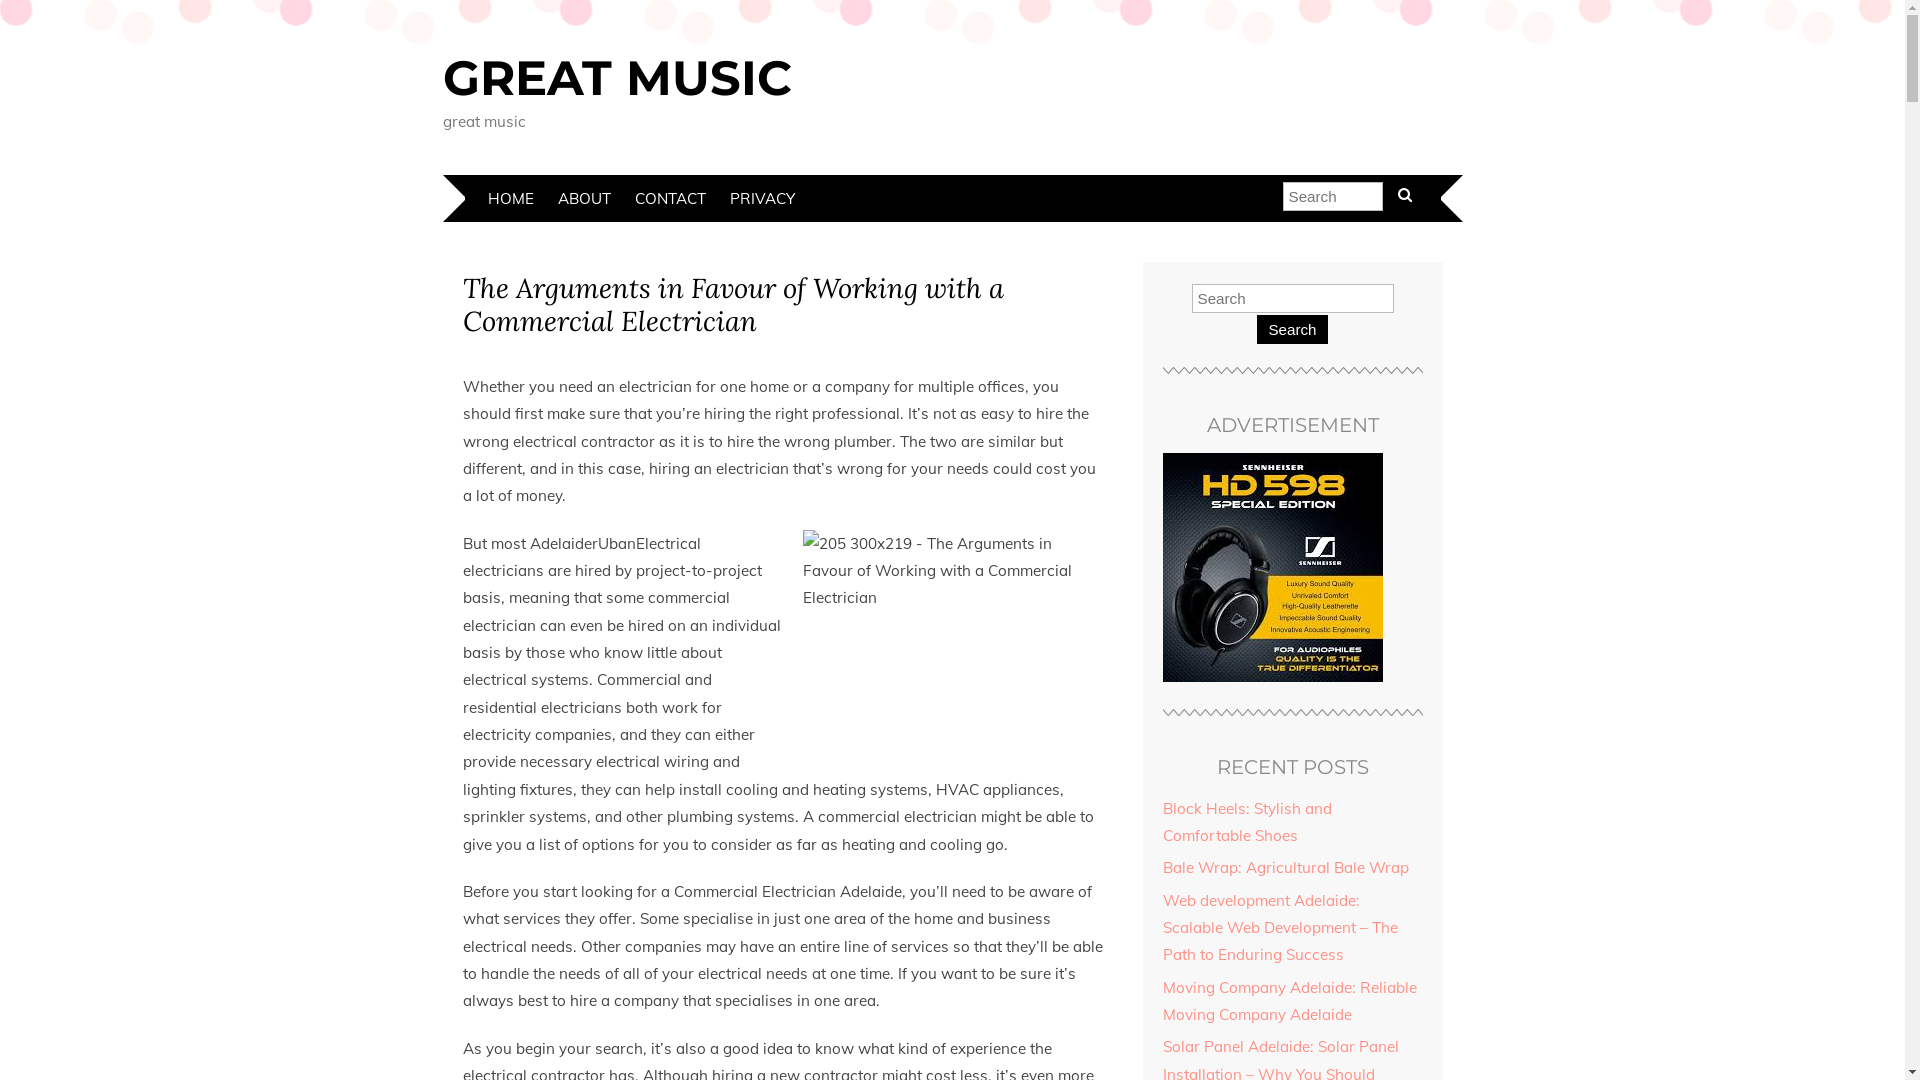 The width and height of the screenshot is (1920, 1080). I want to click on 'Block Heels: Stylish and Comfortable Shoes', so click(1161, 821).